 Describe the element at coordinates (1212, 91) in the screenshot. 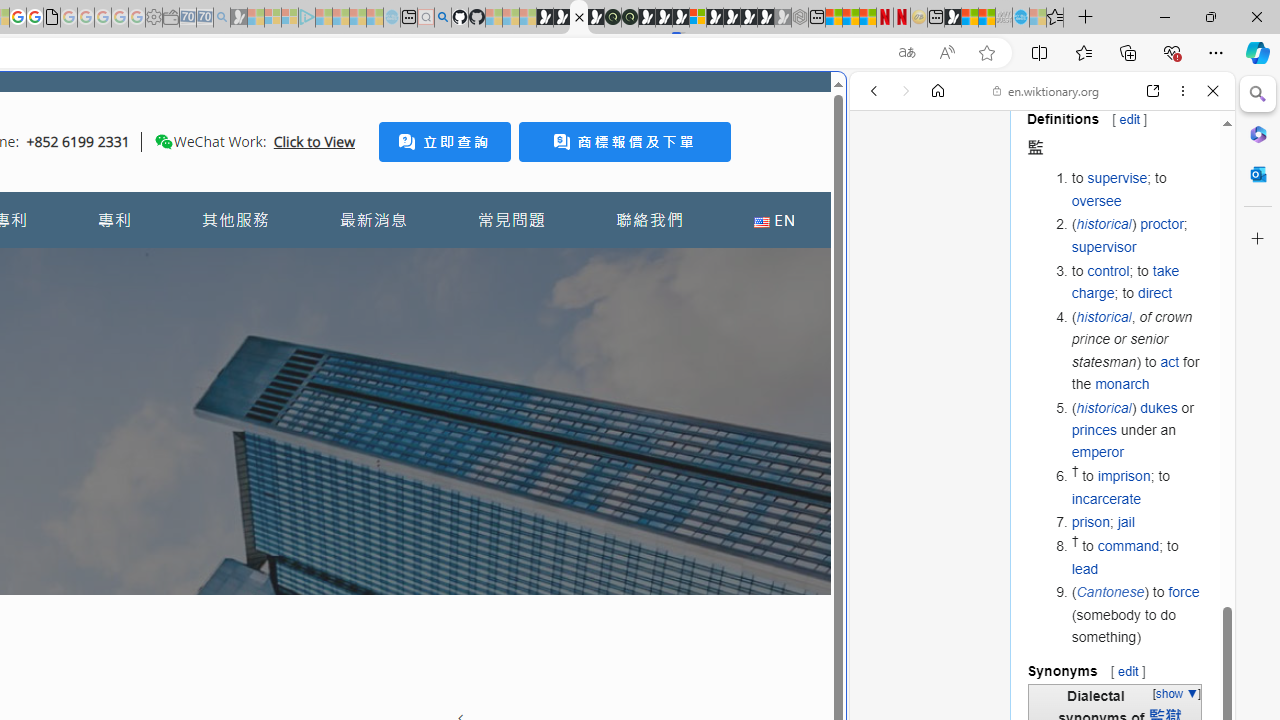

I see `'Close'` at that location.